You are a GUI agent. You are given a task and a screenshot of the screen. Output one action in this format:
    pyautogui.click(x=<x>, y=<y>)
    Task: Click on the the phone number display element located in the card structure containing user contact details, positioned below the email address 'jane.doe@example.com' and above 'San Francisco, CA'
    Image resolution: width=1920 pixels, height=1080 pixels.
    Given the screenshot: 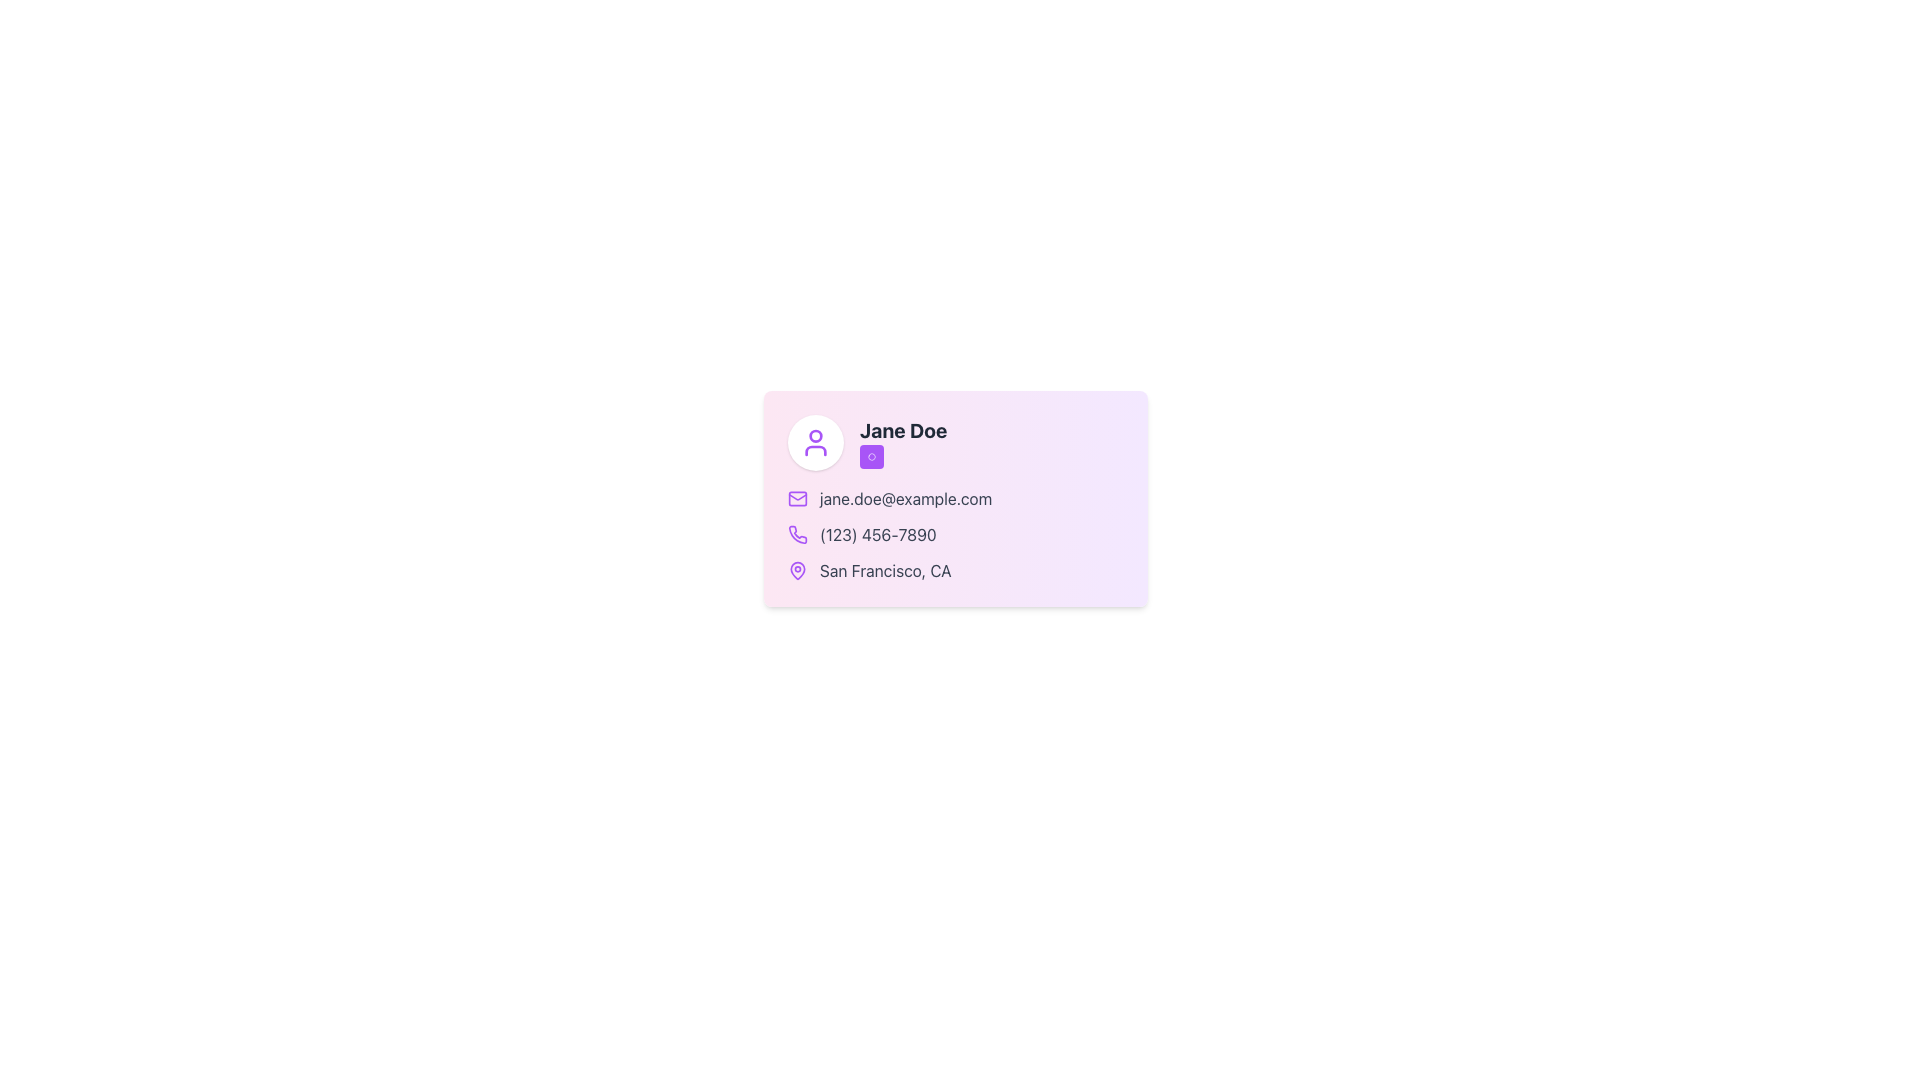 What is the action you would take?
    pyautogui.click(x=954, y=534)
    